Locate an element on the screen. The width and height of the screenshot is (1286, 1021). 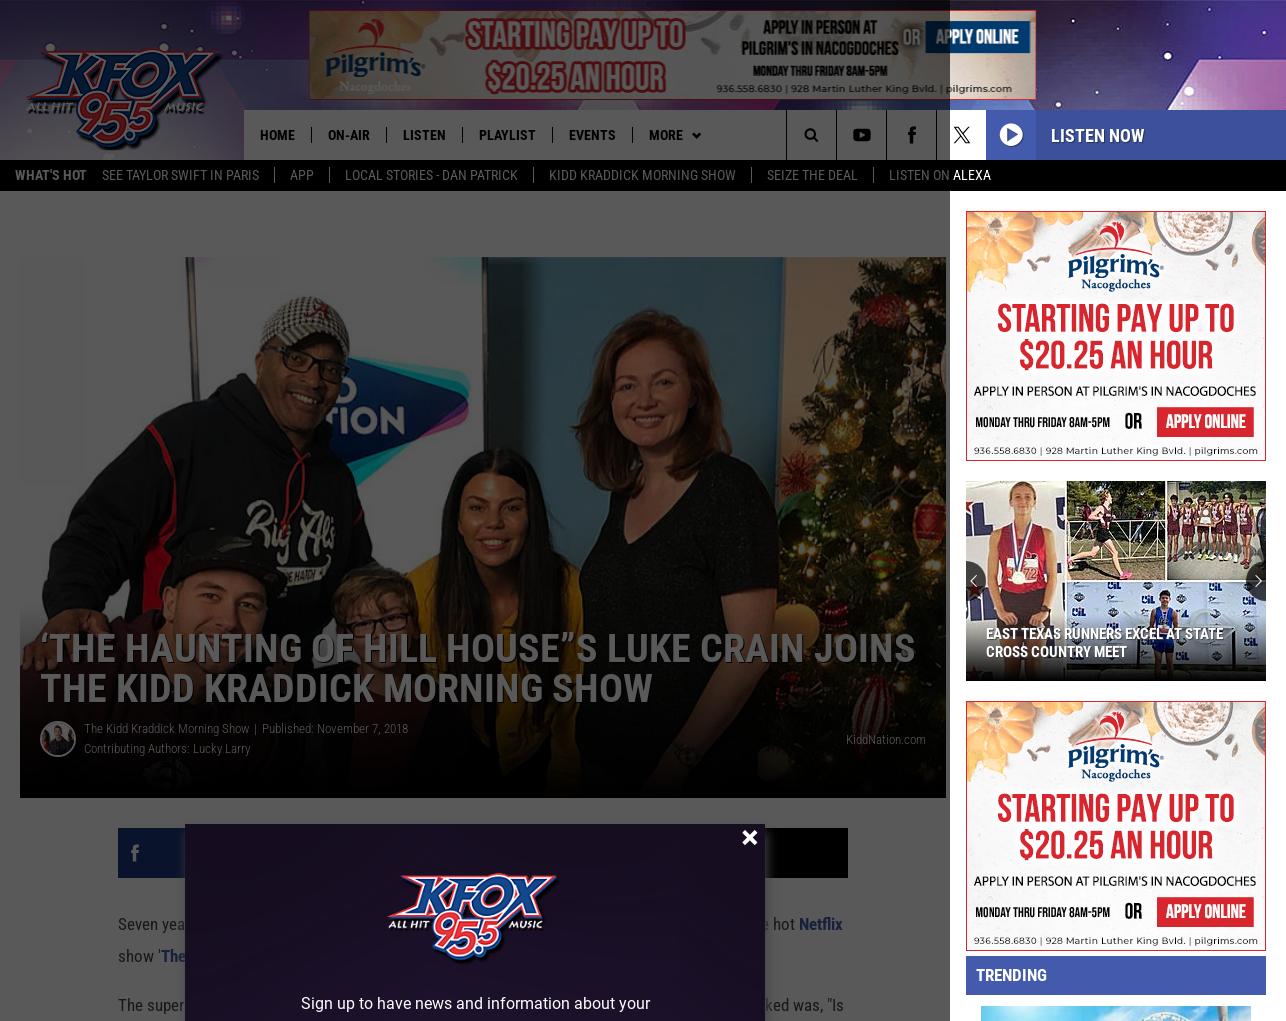
'App' is located at coordinates (301, 175).